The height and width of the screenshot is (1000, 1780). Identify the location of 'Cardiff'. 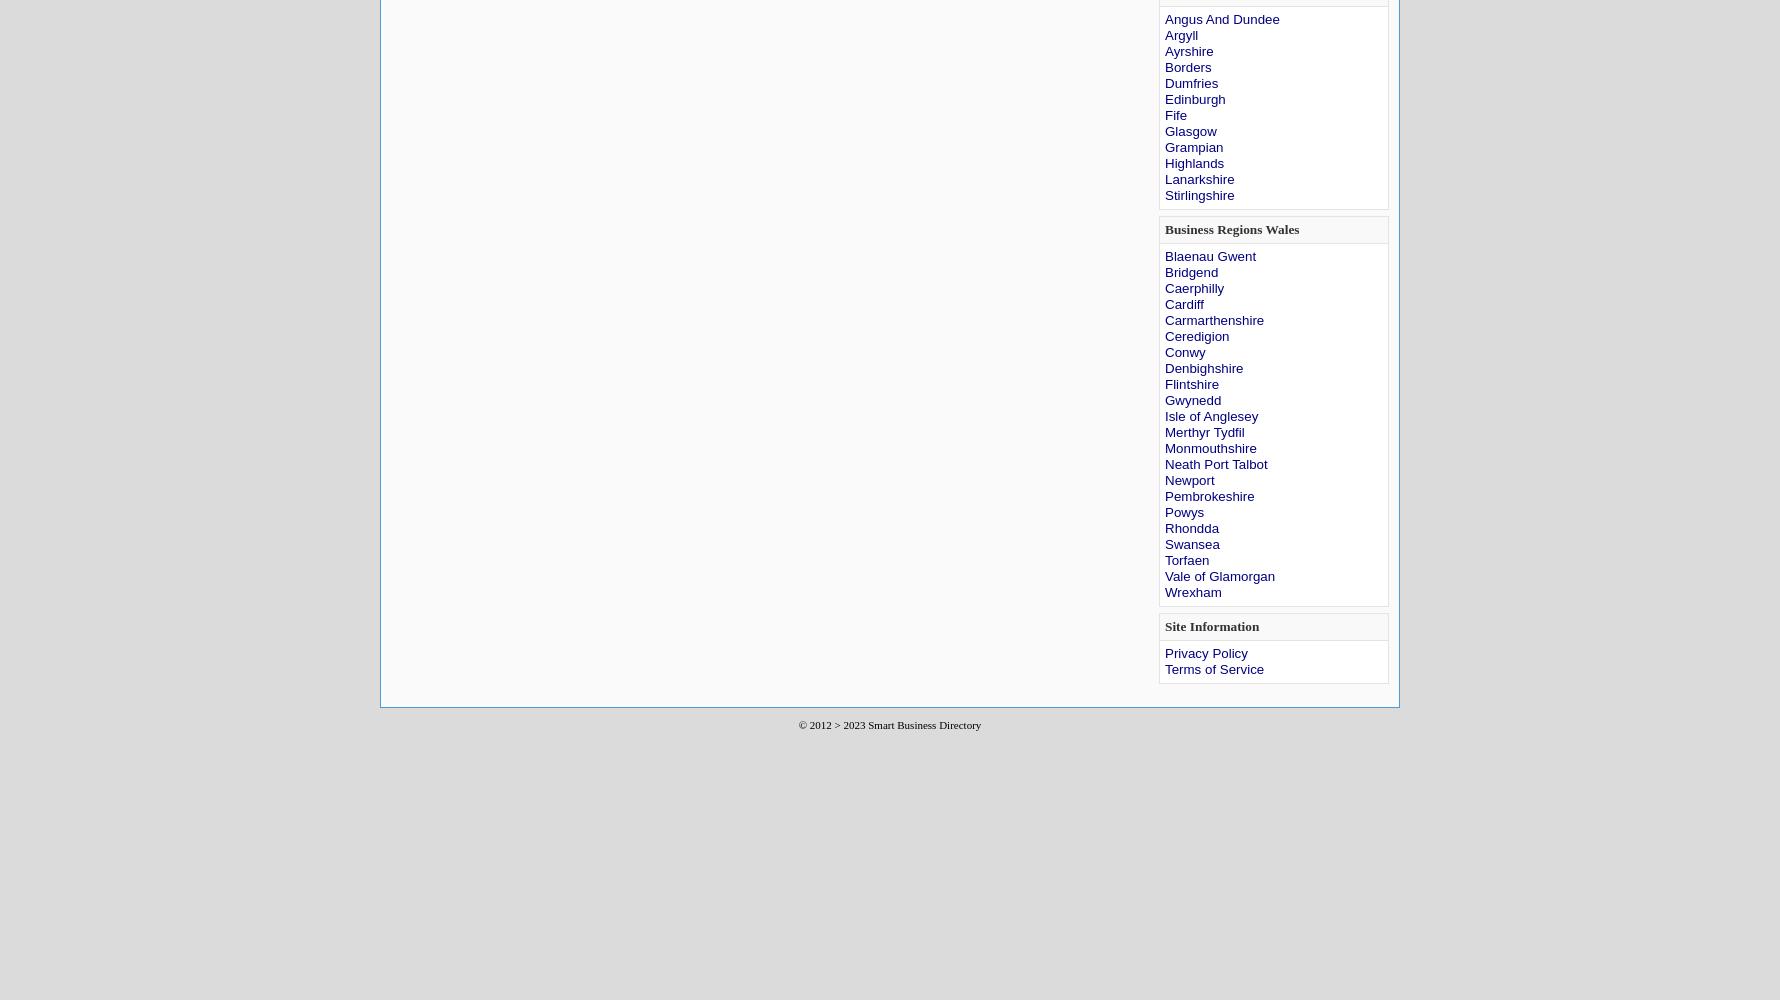
(1183, 304).